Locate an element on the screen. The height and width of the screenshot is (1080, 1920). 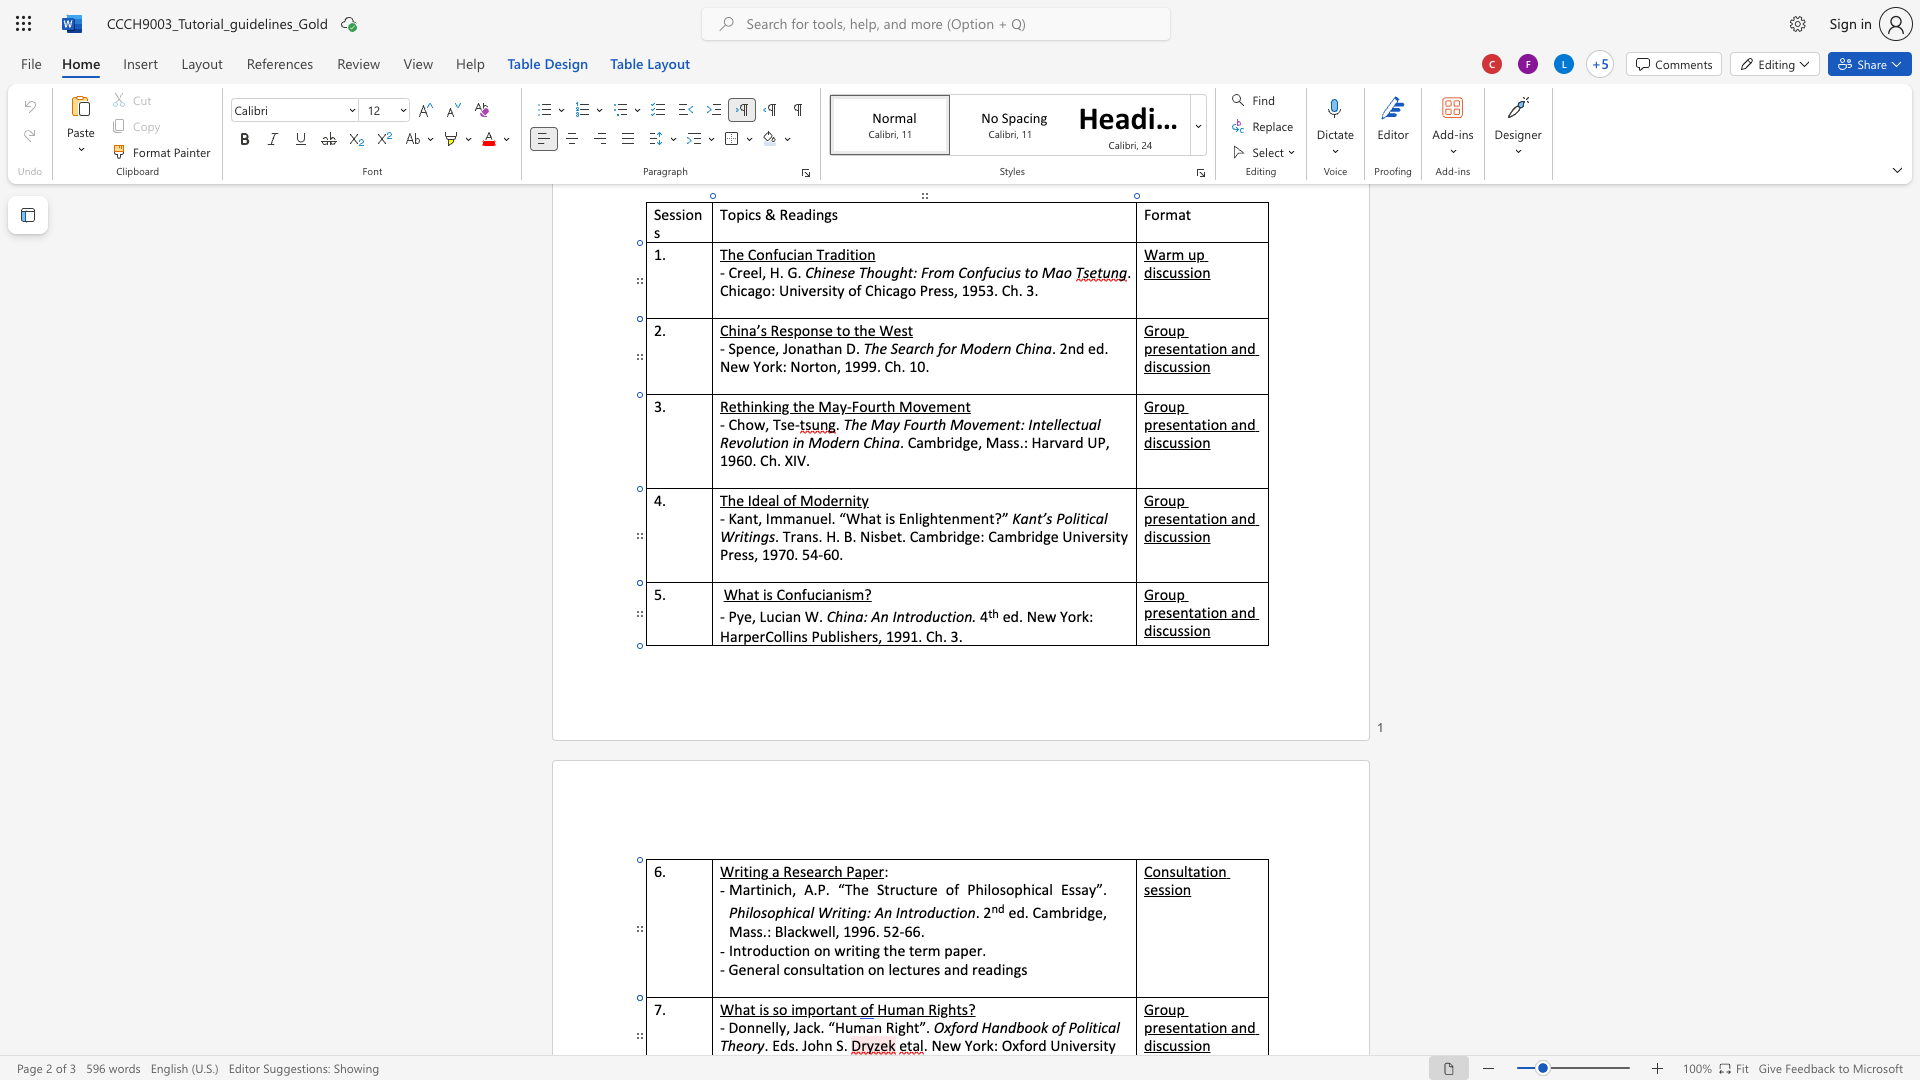
the space between the continuous character "h" and "n" in the text is located at coordinates (824, 1044).